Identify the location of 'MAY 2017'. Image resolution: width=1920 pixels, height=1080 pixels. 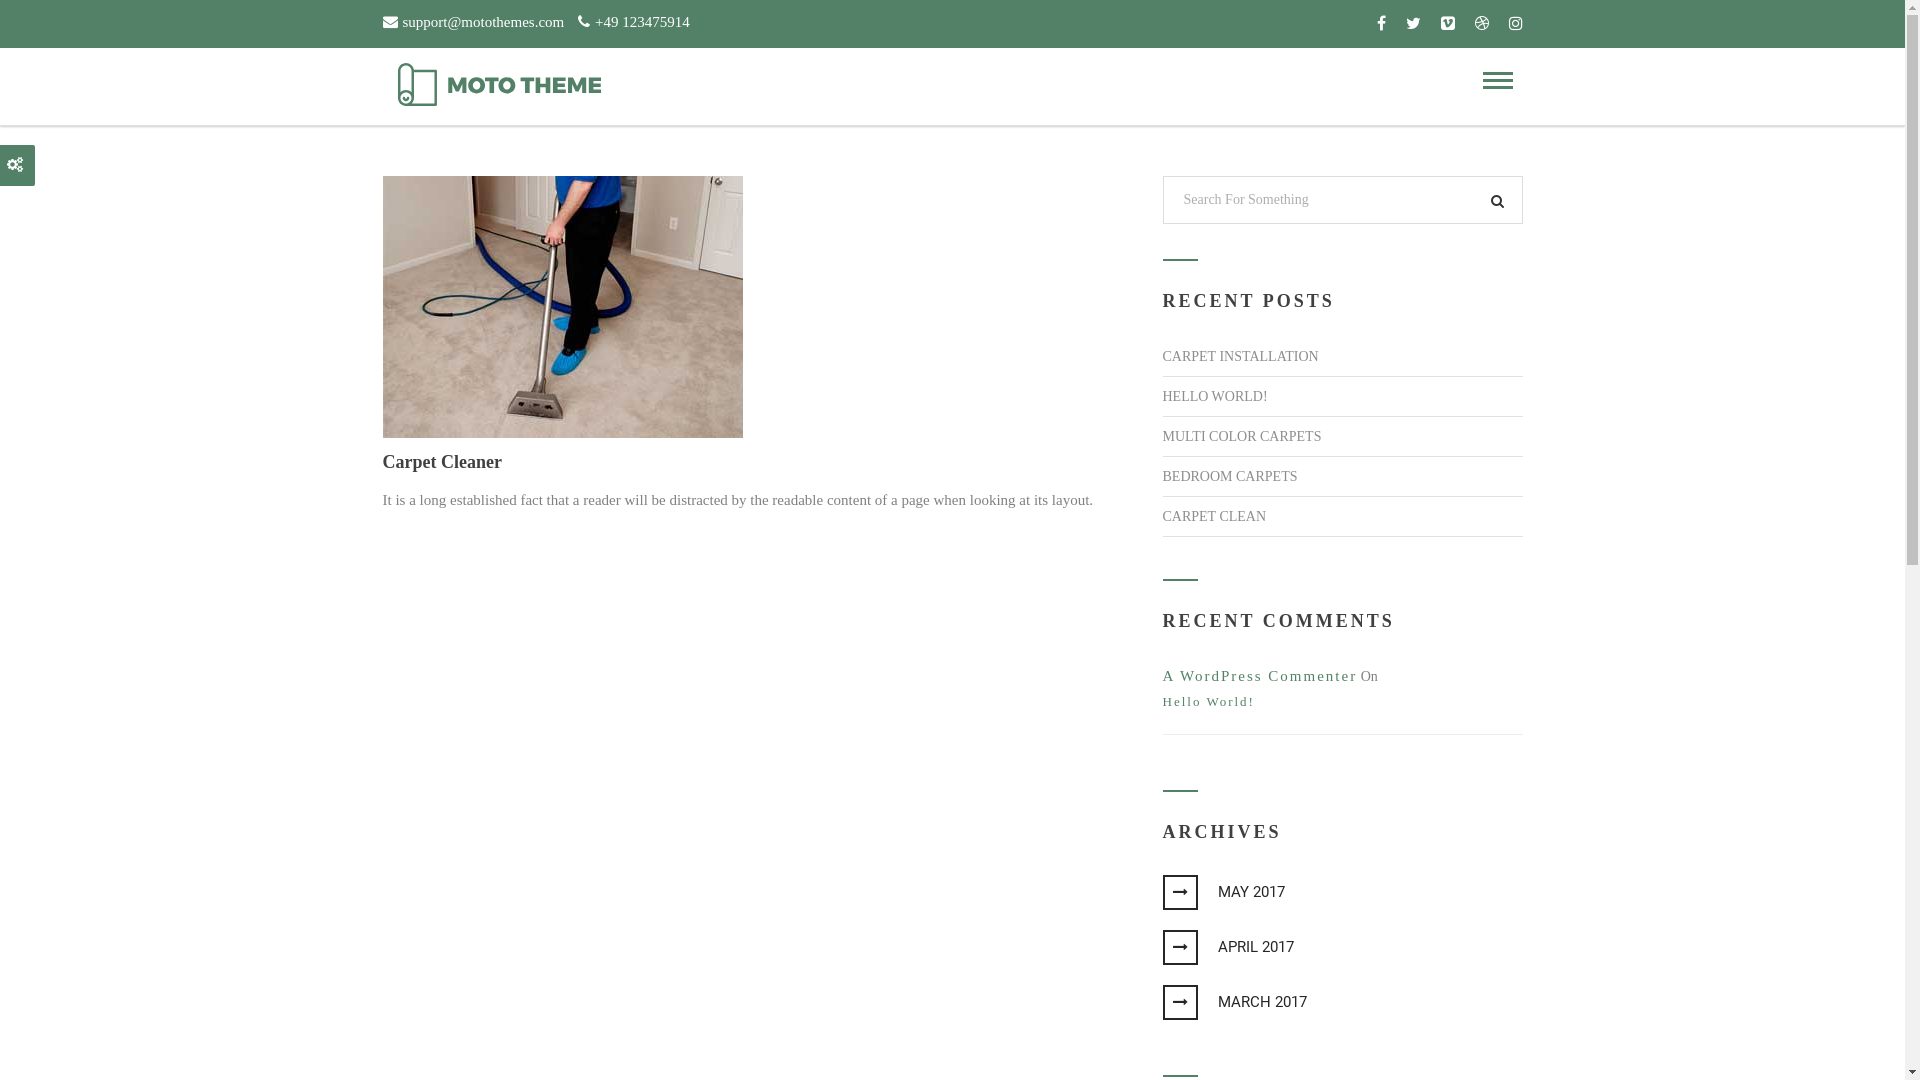
(1232, 890).